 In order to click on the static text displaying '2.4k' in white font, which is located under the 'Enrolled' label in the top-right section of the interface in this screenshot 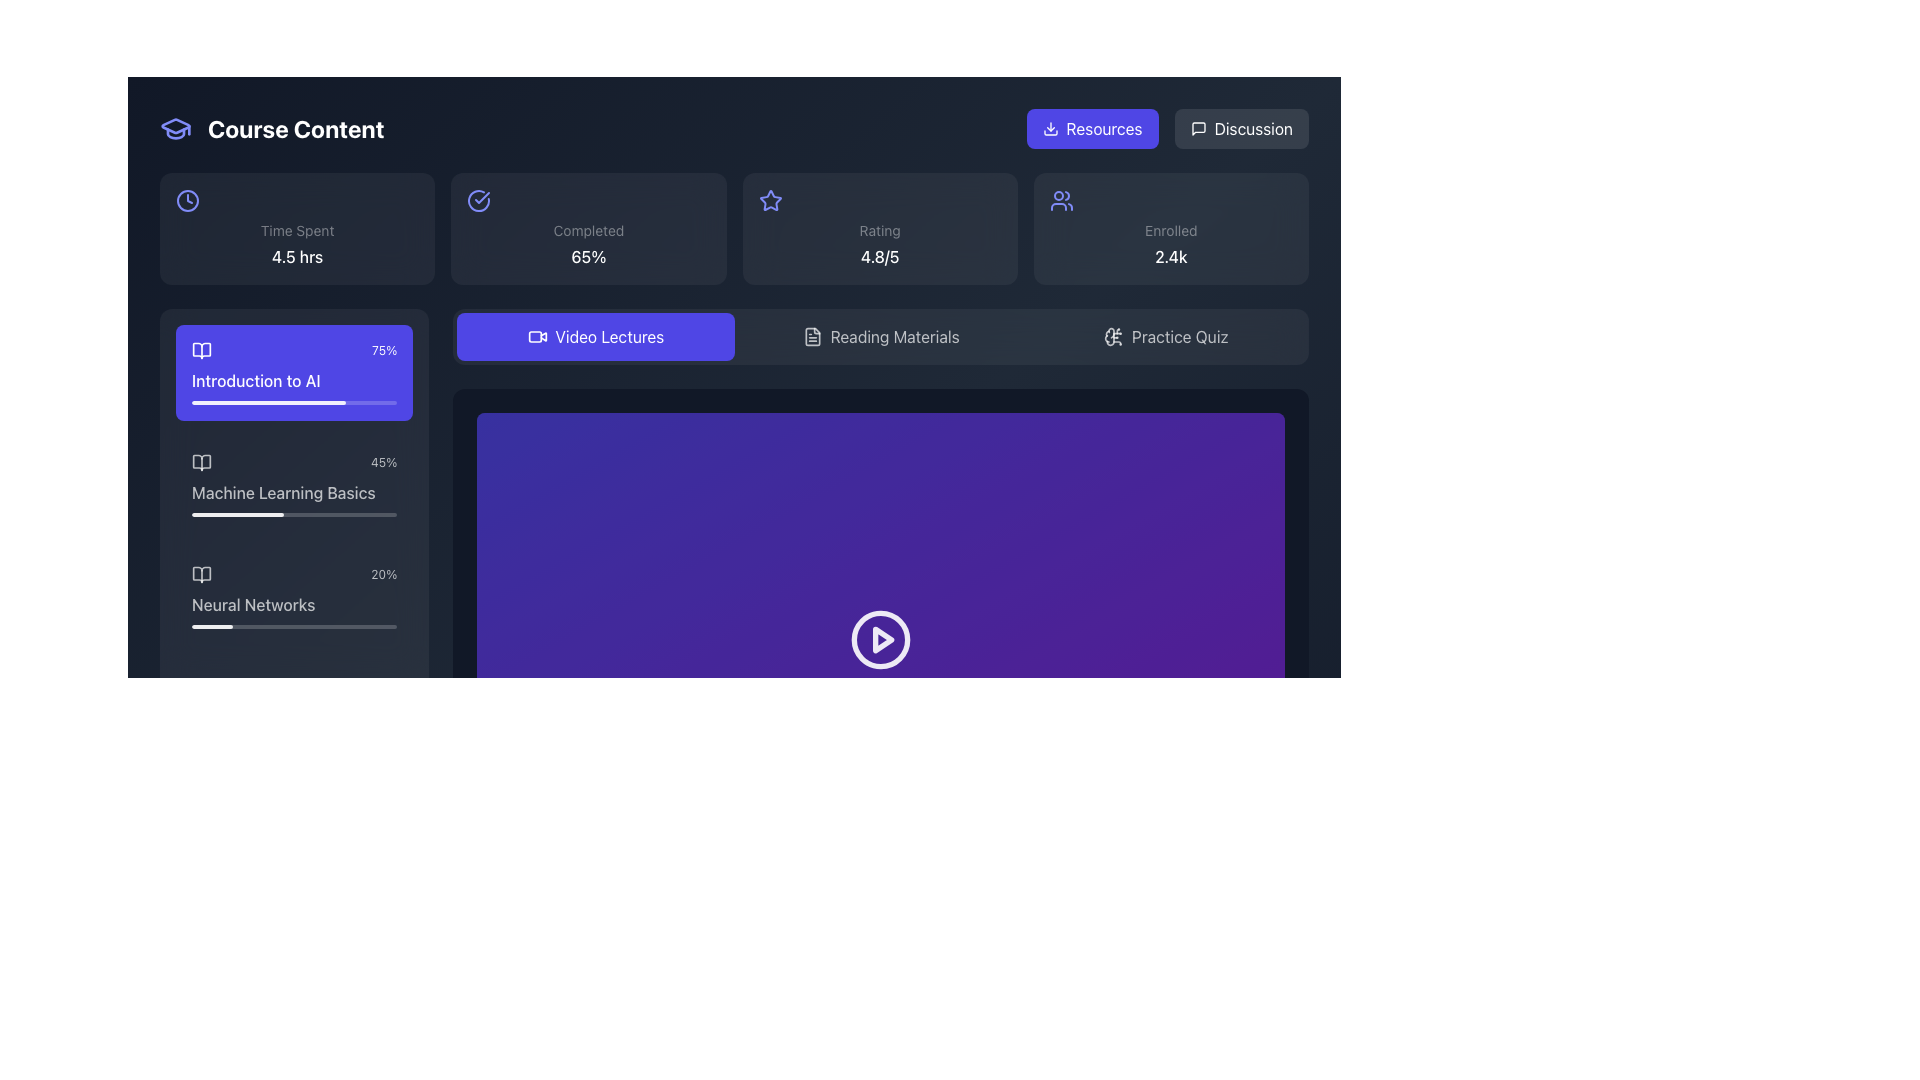, I will do `click(1171, 256)`.